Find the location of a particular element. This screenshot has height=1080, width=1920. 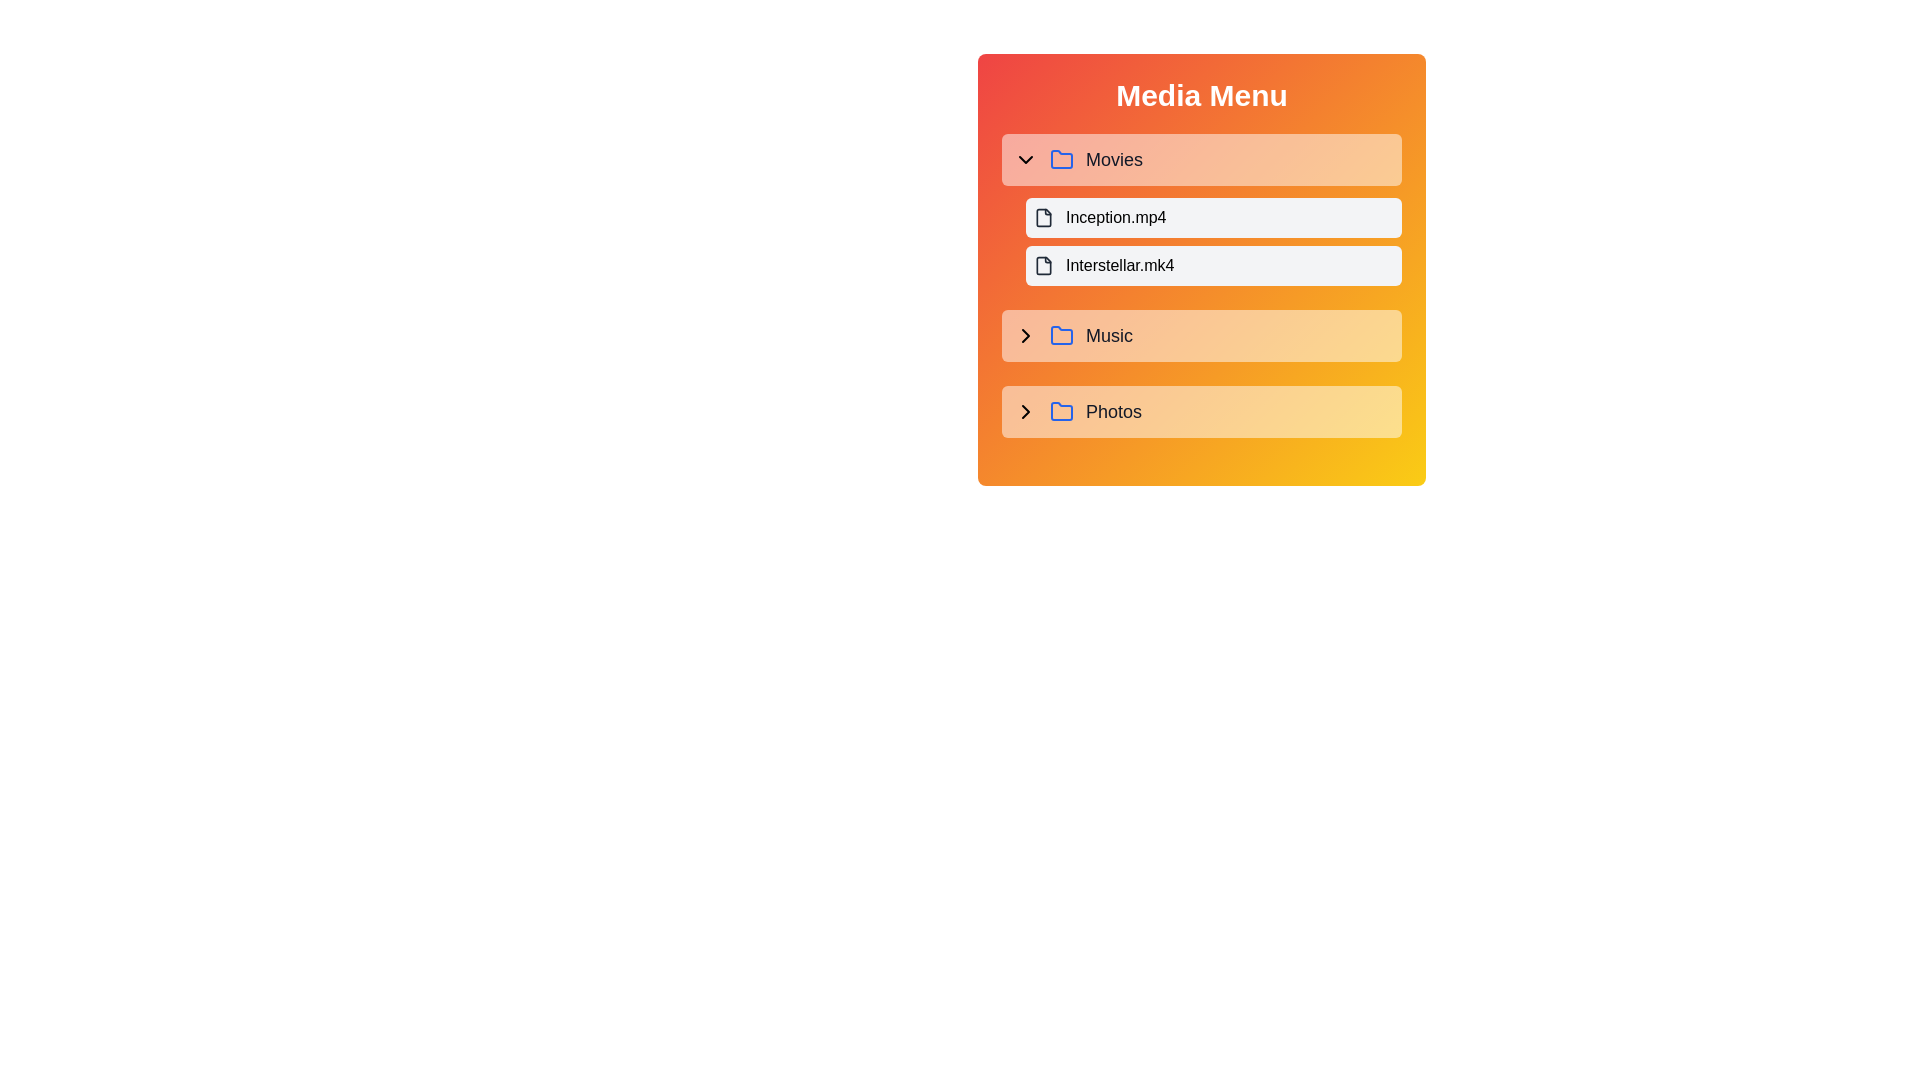

the folder icon indicating the 'Music' directory in the media menu, which is positioned to the left of the 'Music' label is located at coordinates (1060, 334).